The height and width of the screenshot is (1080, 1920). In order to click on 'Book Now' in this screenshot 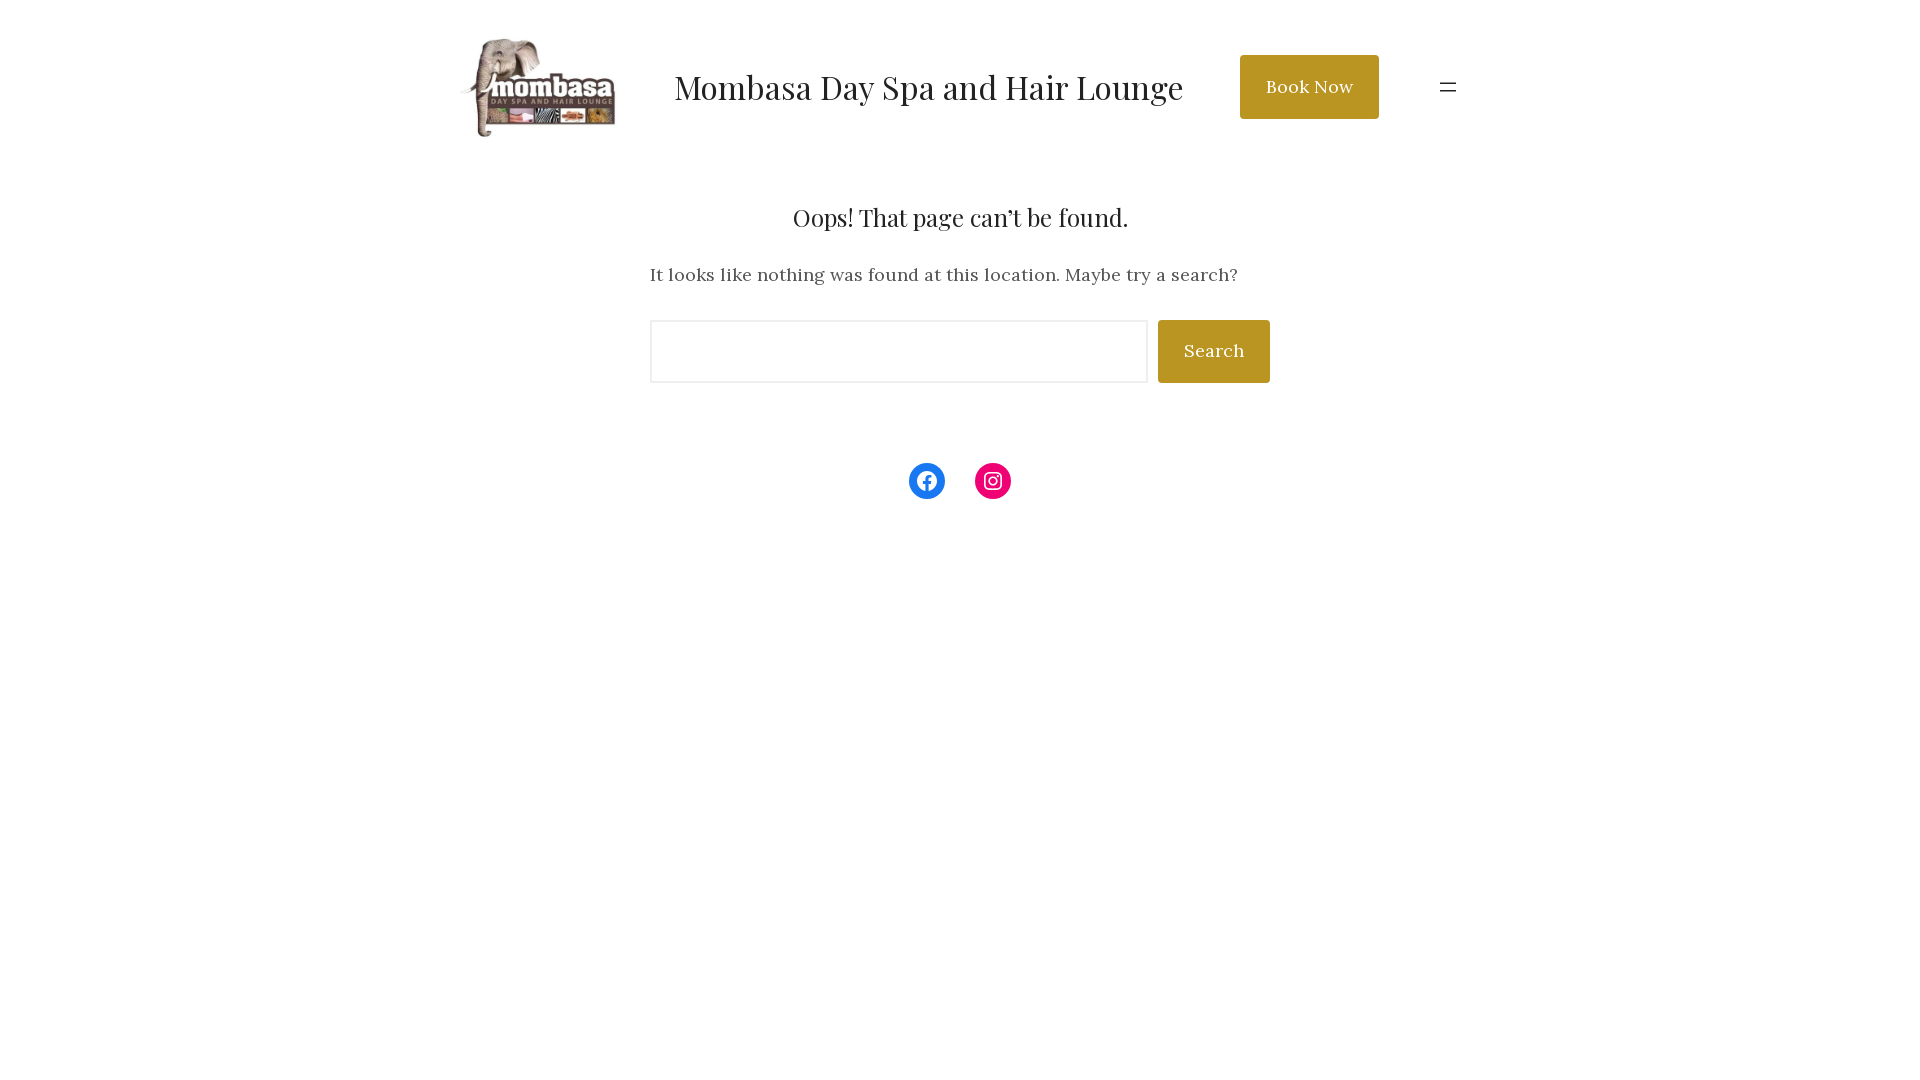, I will do `click(1309, 86)`.